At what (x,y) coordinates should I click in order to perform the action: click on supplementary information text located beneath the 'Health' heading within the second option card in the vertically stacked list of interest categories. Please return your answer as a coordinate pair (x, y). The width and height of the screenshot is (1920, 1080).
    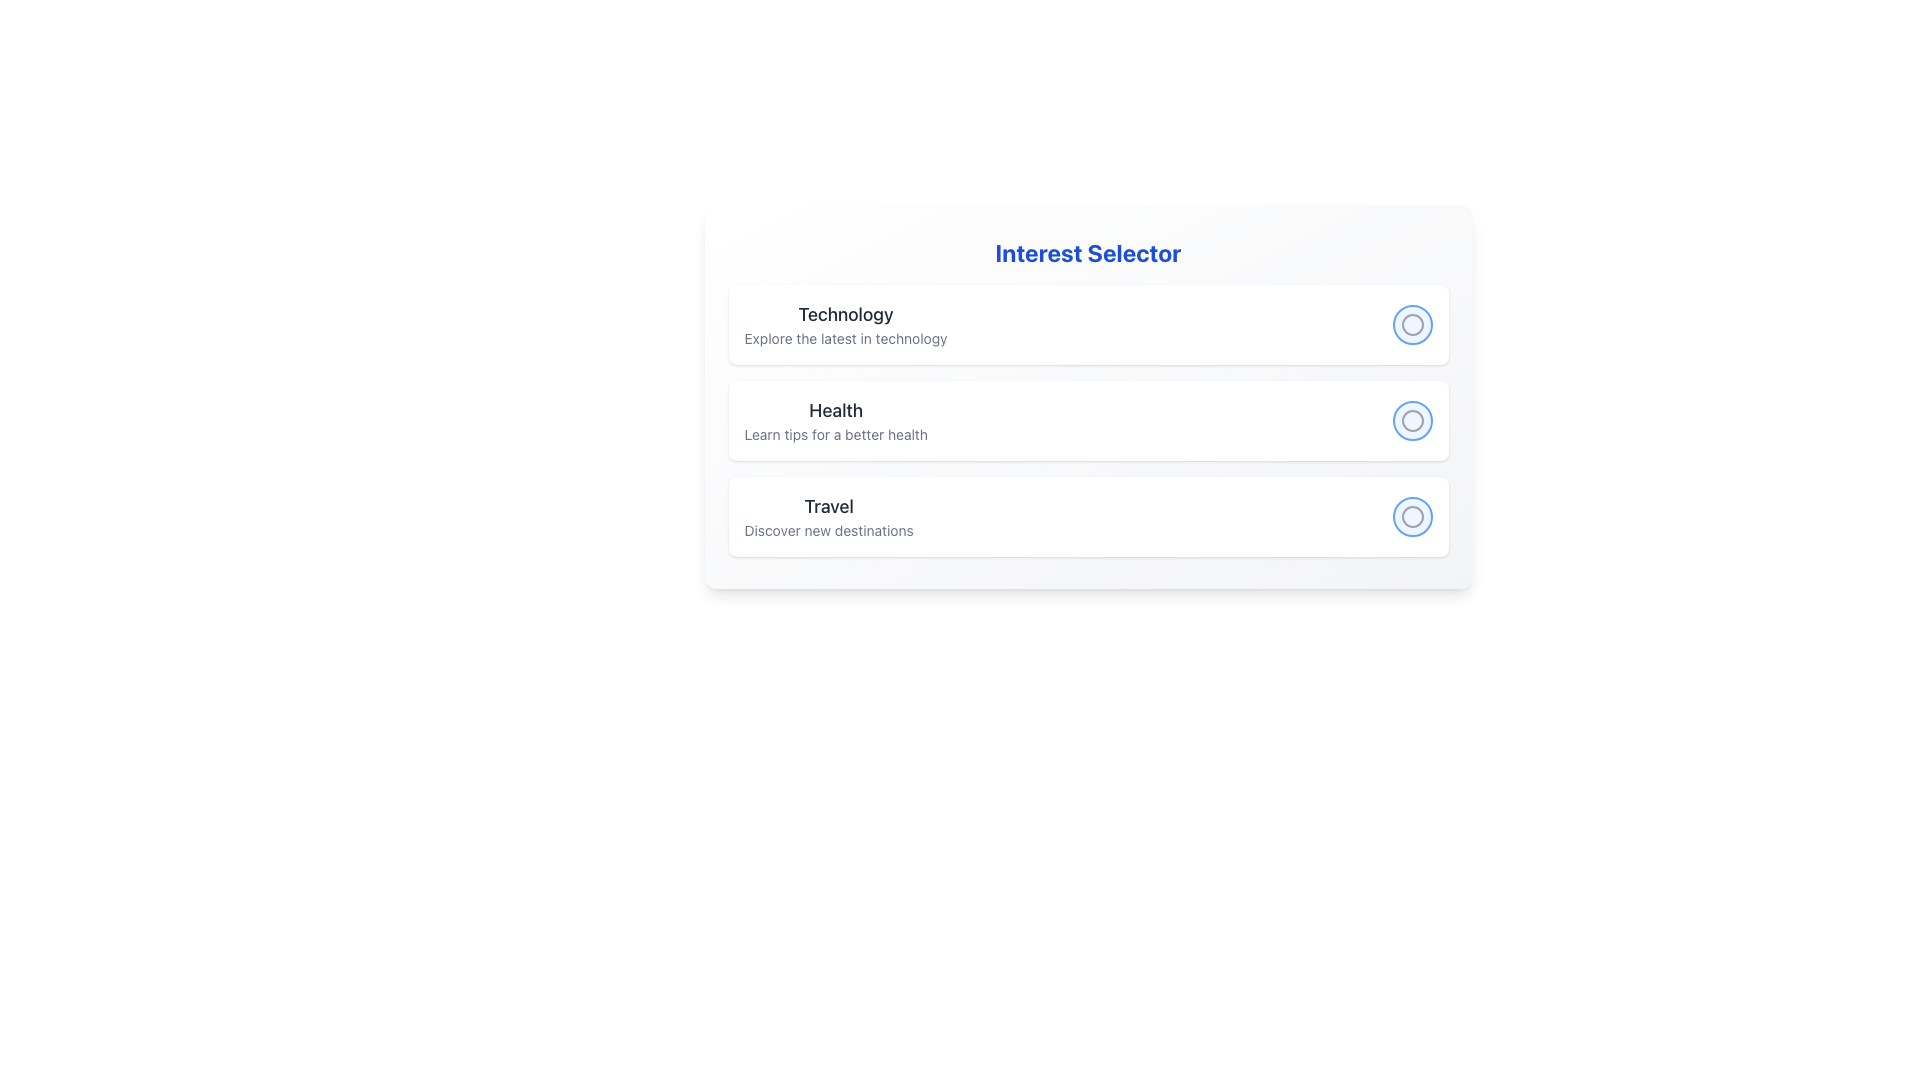
    Looking at the image, I should click on (836, 434).